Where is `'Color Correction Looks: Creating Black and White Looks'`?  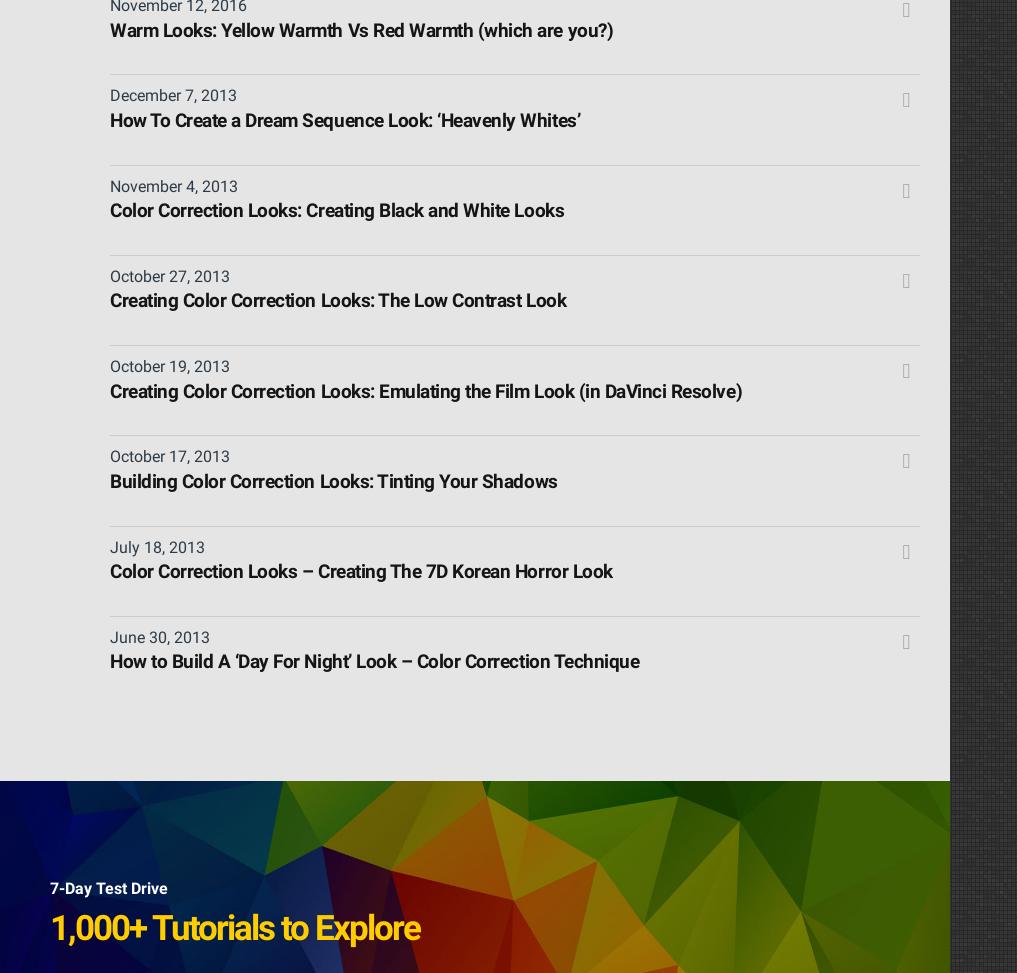 'Color Correction Looks: Creating Black and White Looks' is located at coordinates (337, 209).